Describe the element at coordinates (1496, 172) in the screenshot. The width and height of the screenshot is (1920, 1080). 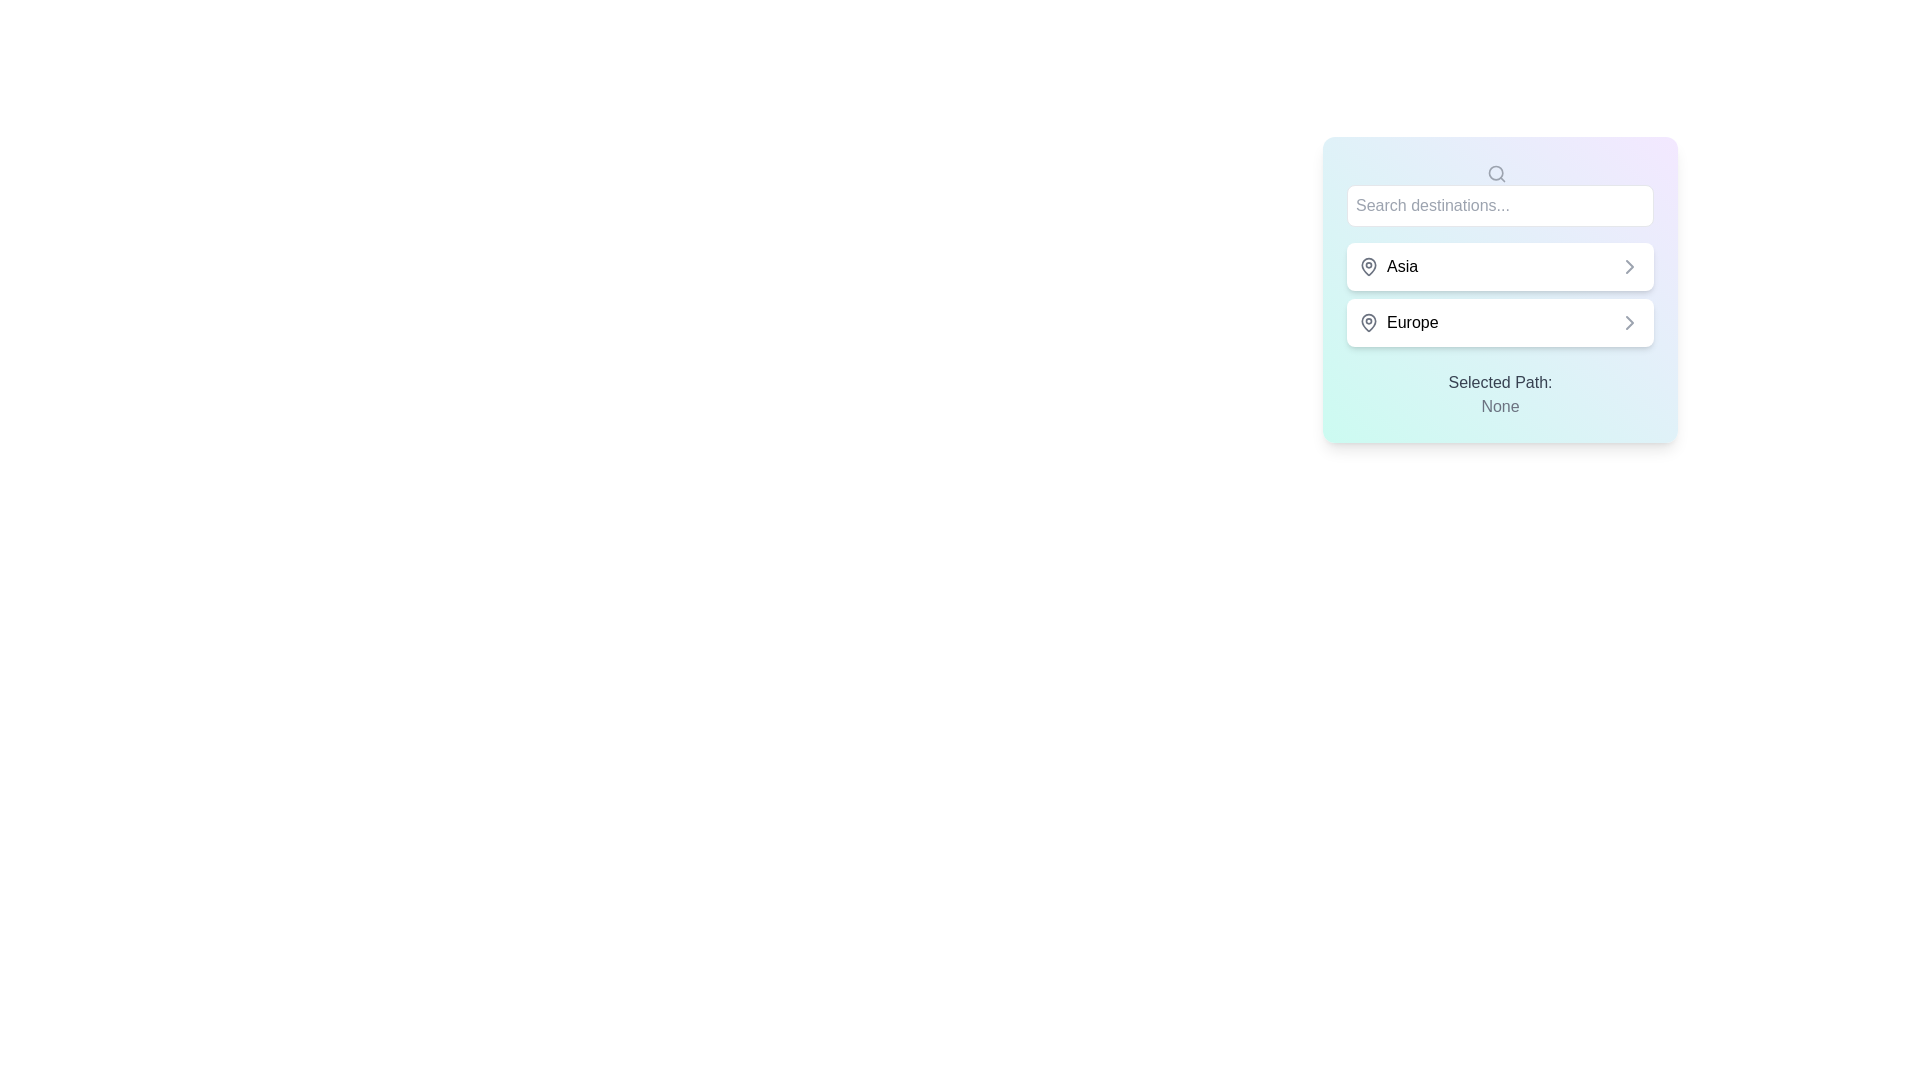
I see `the Magnifying Glass icon, which serves as a visual indicator for the search feature, located just above the text input field styled with rounded borders` at that location.